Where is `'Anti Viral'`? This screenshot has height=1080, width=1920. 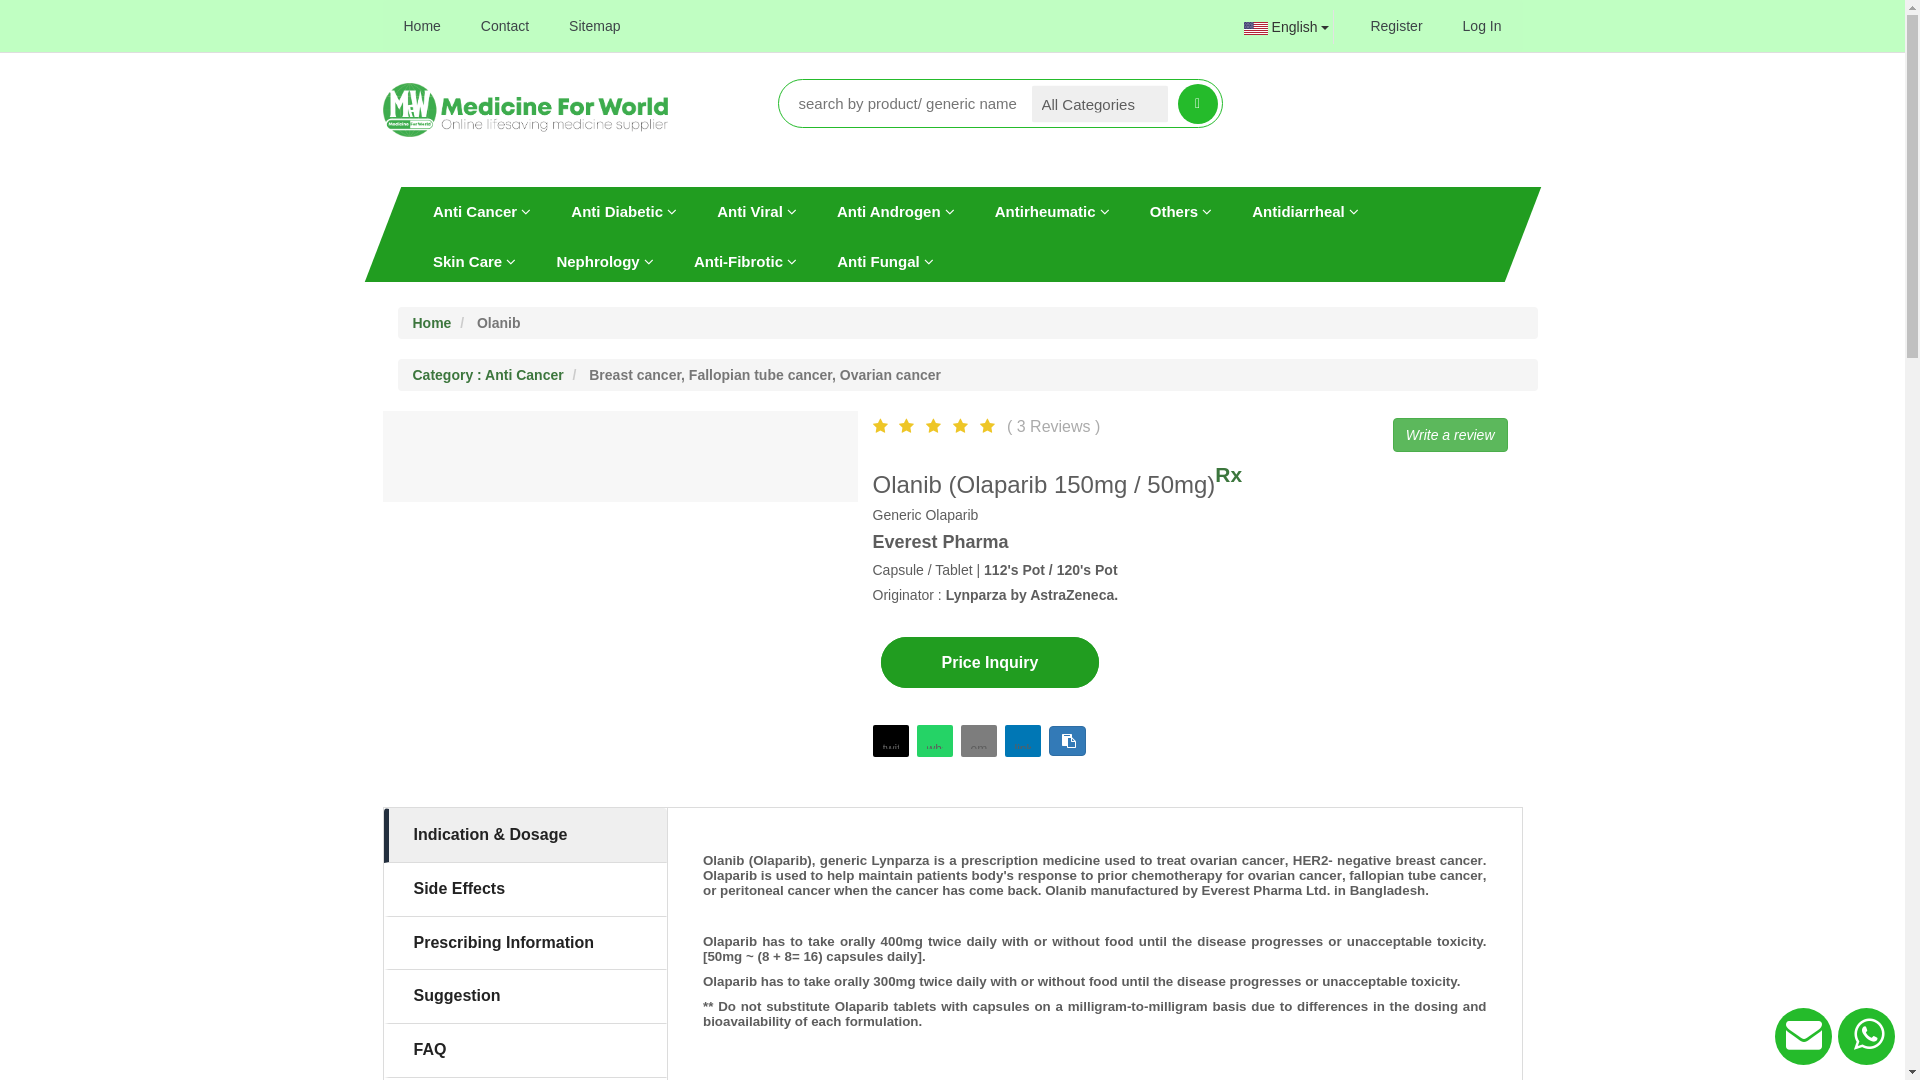
'Anti Viral' is located at coordinates (756, 211).